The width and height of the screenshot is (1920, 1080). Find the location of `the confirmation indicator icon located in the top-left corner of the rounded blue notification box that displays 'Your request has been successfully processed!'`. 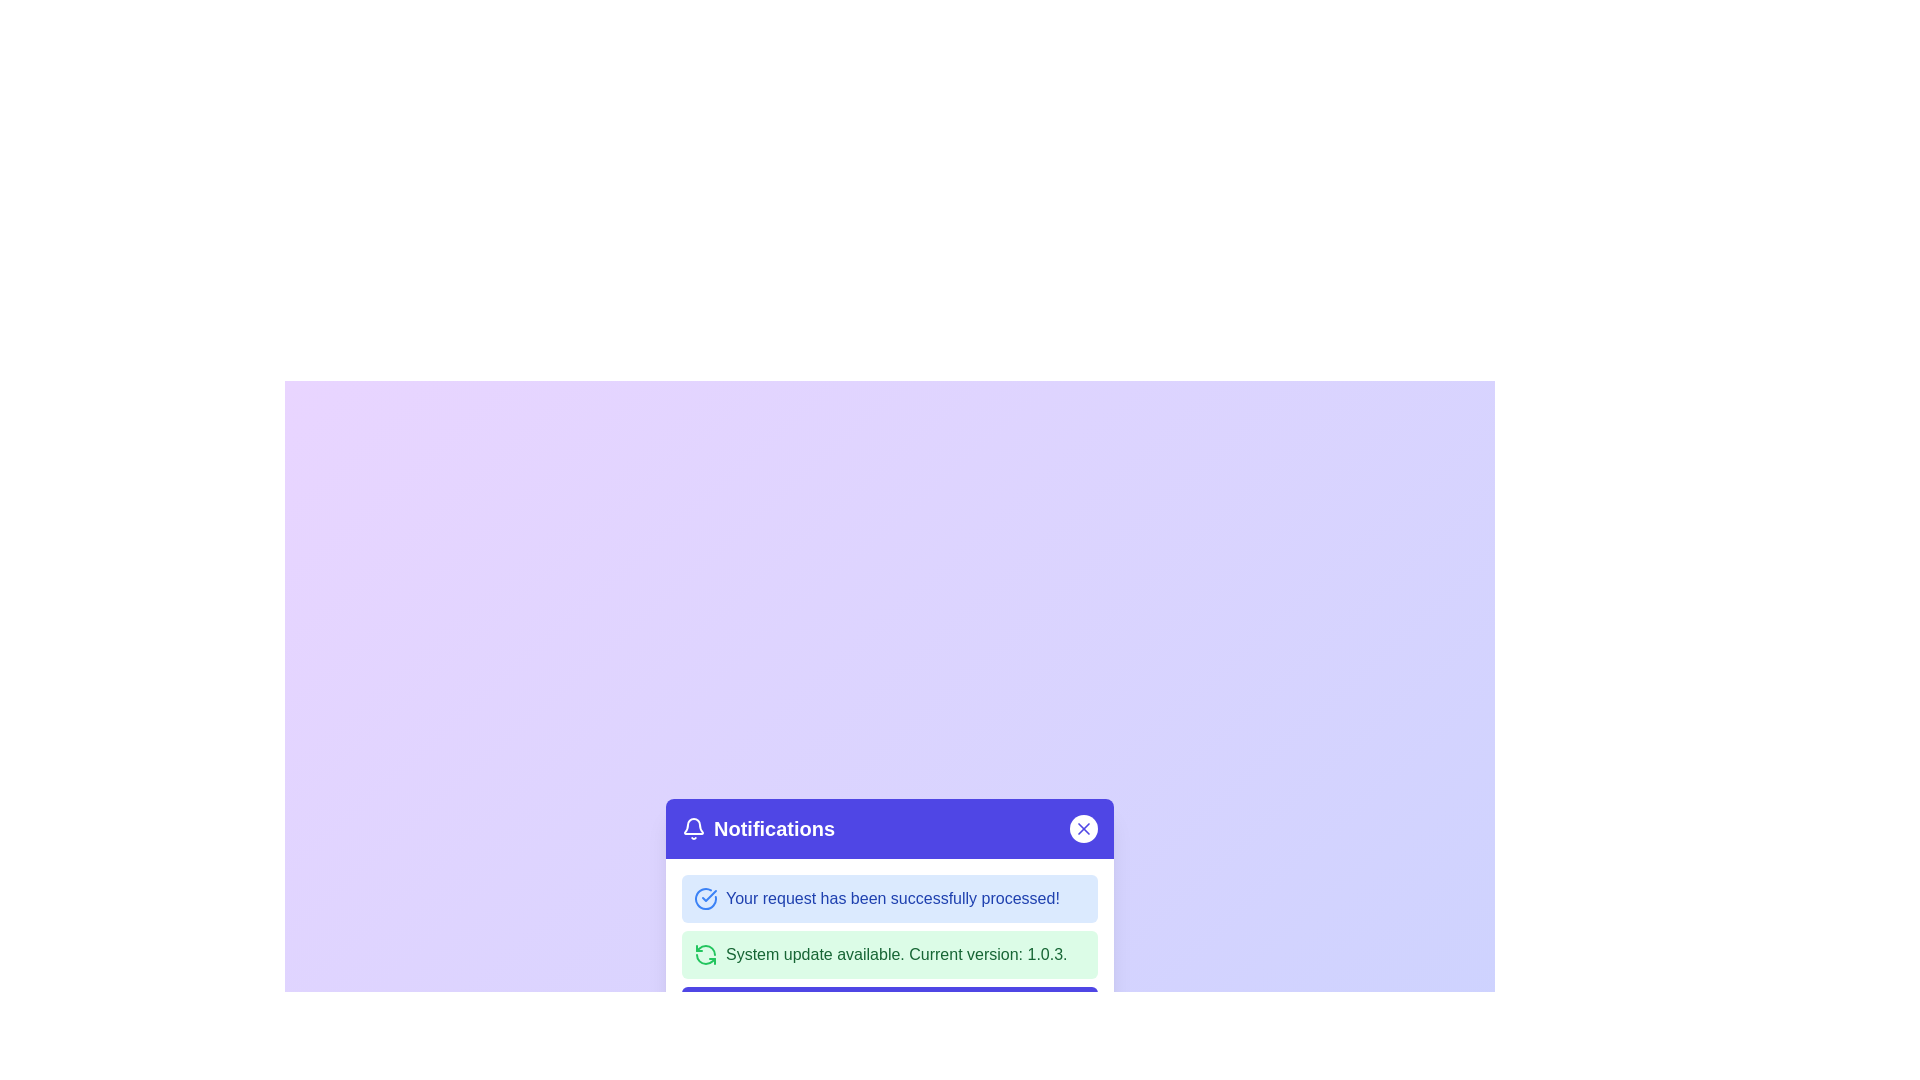

the confirmation indicator icon located in the top-left corner of the rounded blue notification box that displays 'Your request has been successfully processed!' is located at coordinates (705, 897).